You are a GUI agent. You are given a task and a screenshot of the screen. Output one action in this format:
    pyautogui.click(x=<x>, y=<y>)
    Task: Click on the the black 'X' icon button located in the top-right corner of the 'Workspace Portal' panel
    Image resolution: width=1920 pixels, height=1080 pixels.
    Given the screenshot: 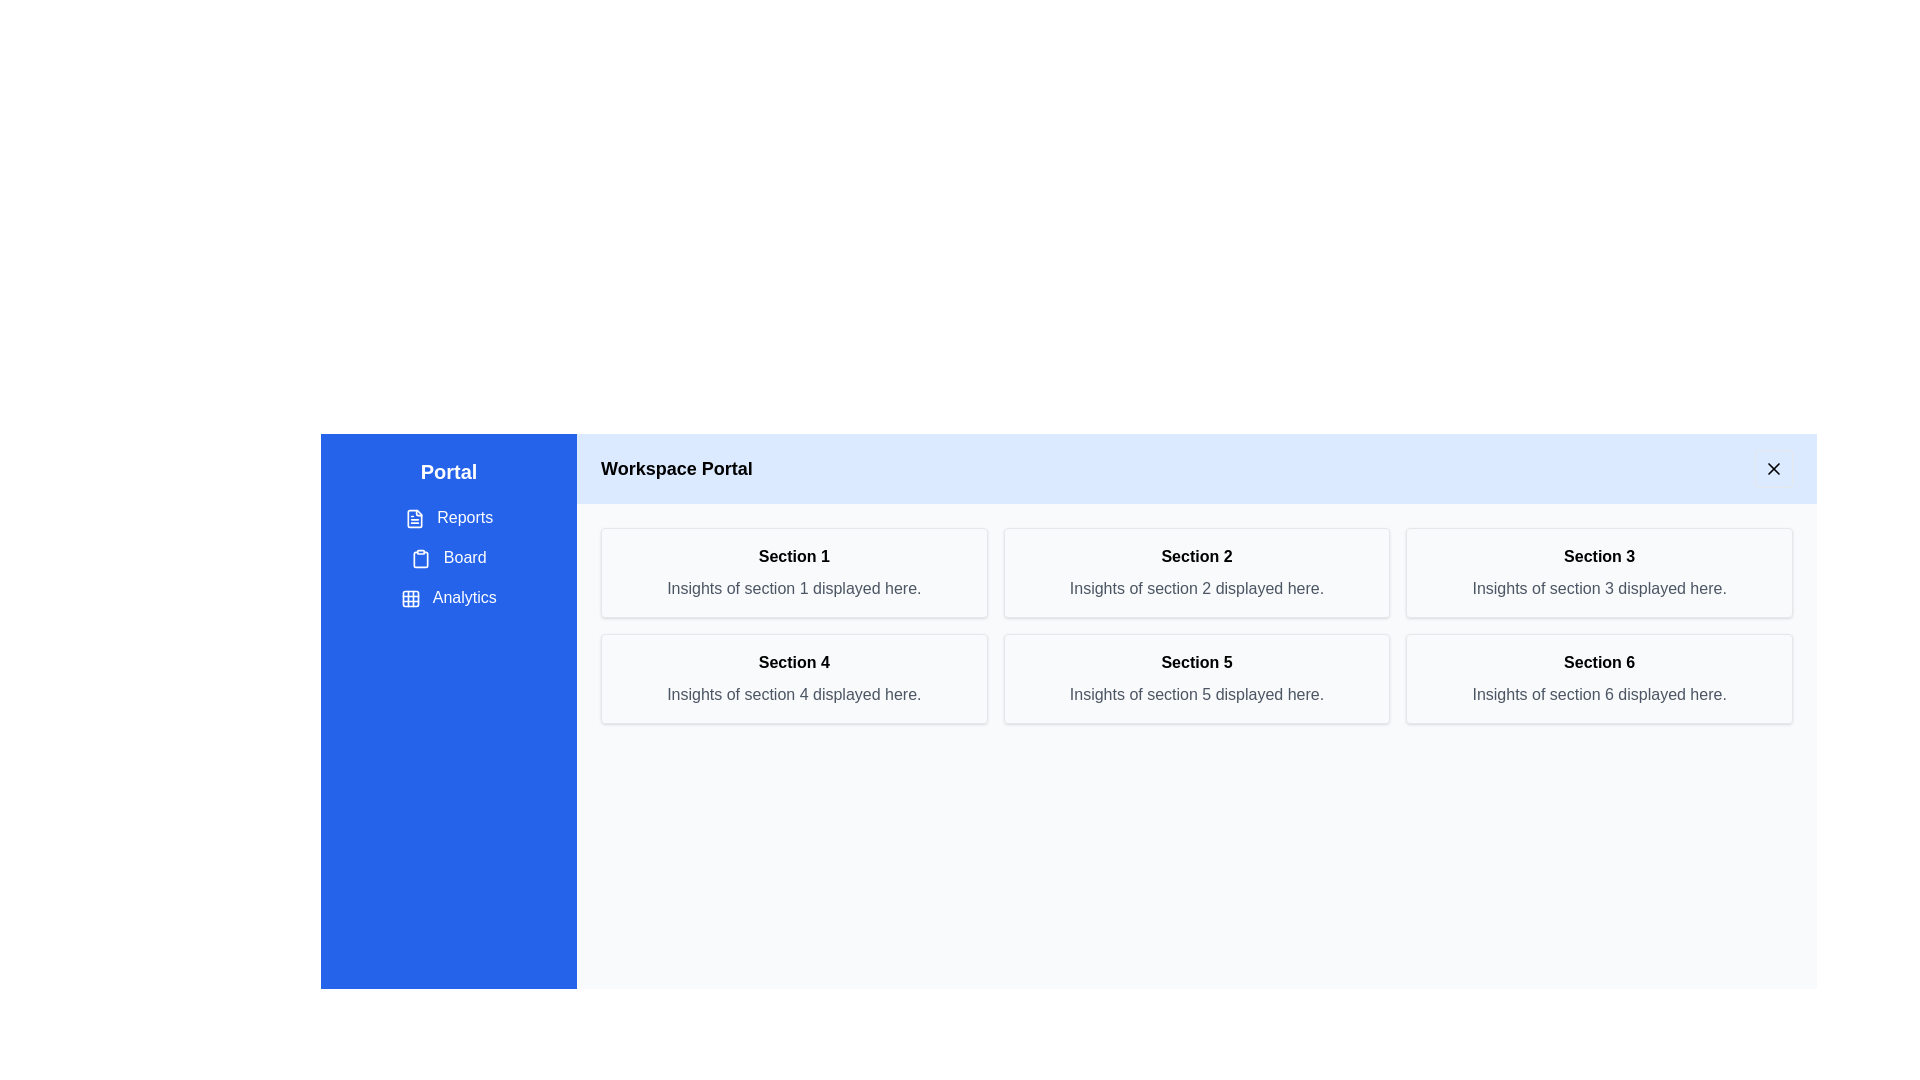 What is the action you would take?
    pyautogui.click(x=1774, y=469)
    